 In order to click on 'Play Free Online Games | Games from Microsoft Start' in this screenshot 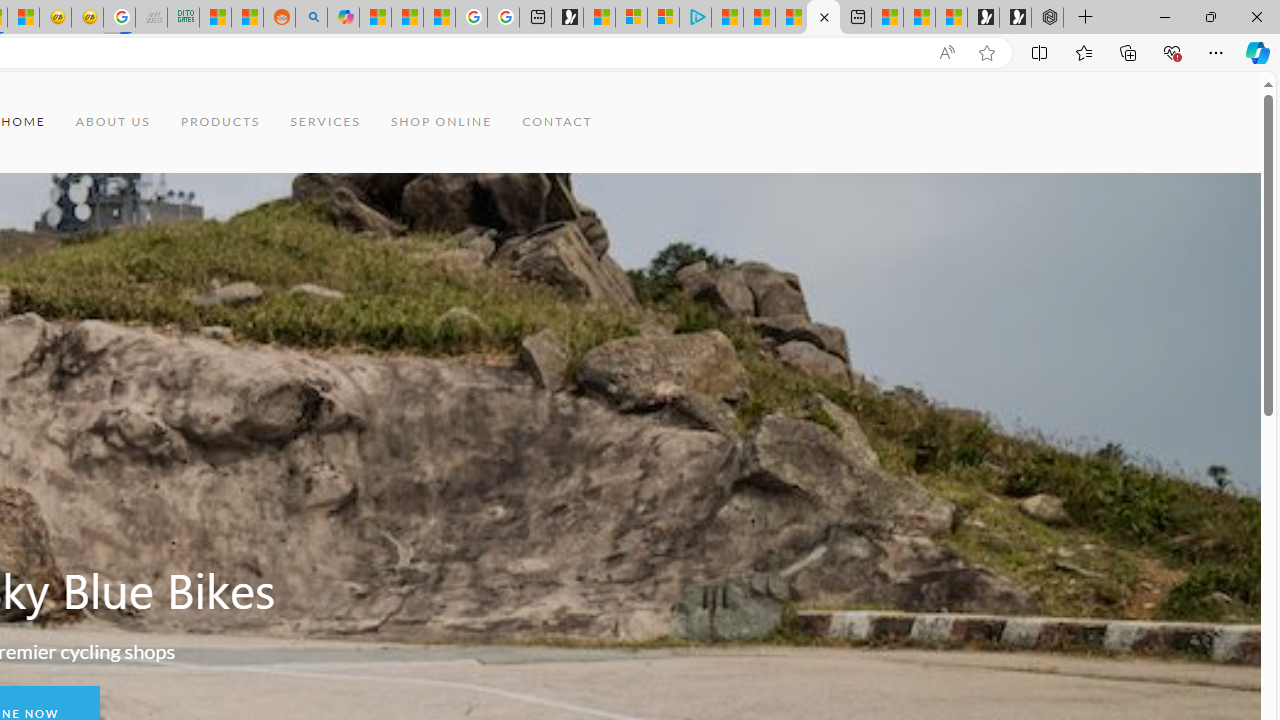, I will do `click(1015, 17)`.